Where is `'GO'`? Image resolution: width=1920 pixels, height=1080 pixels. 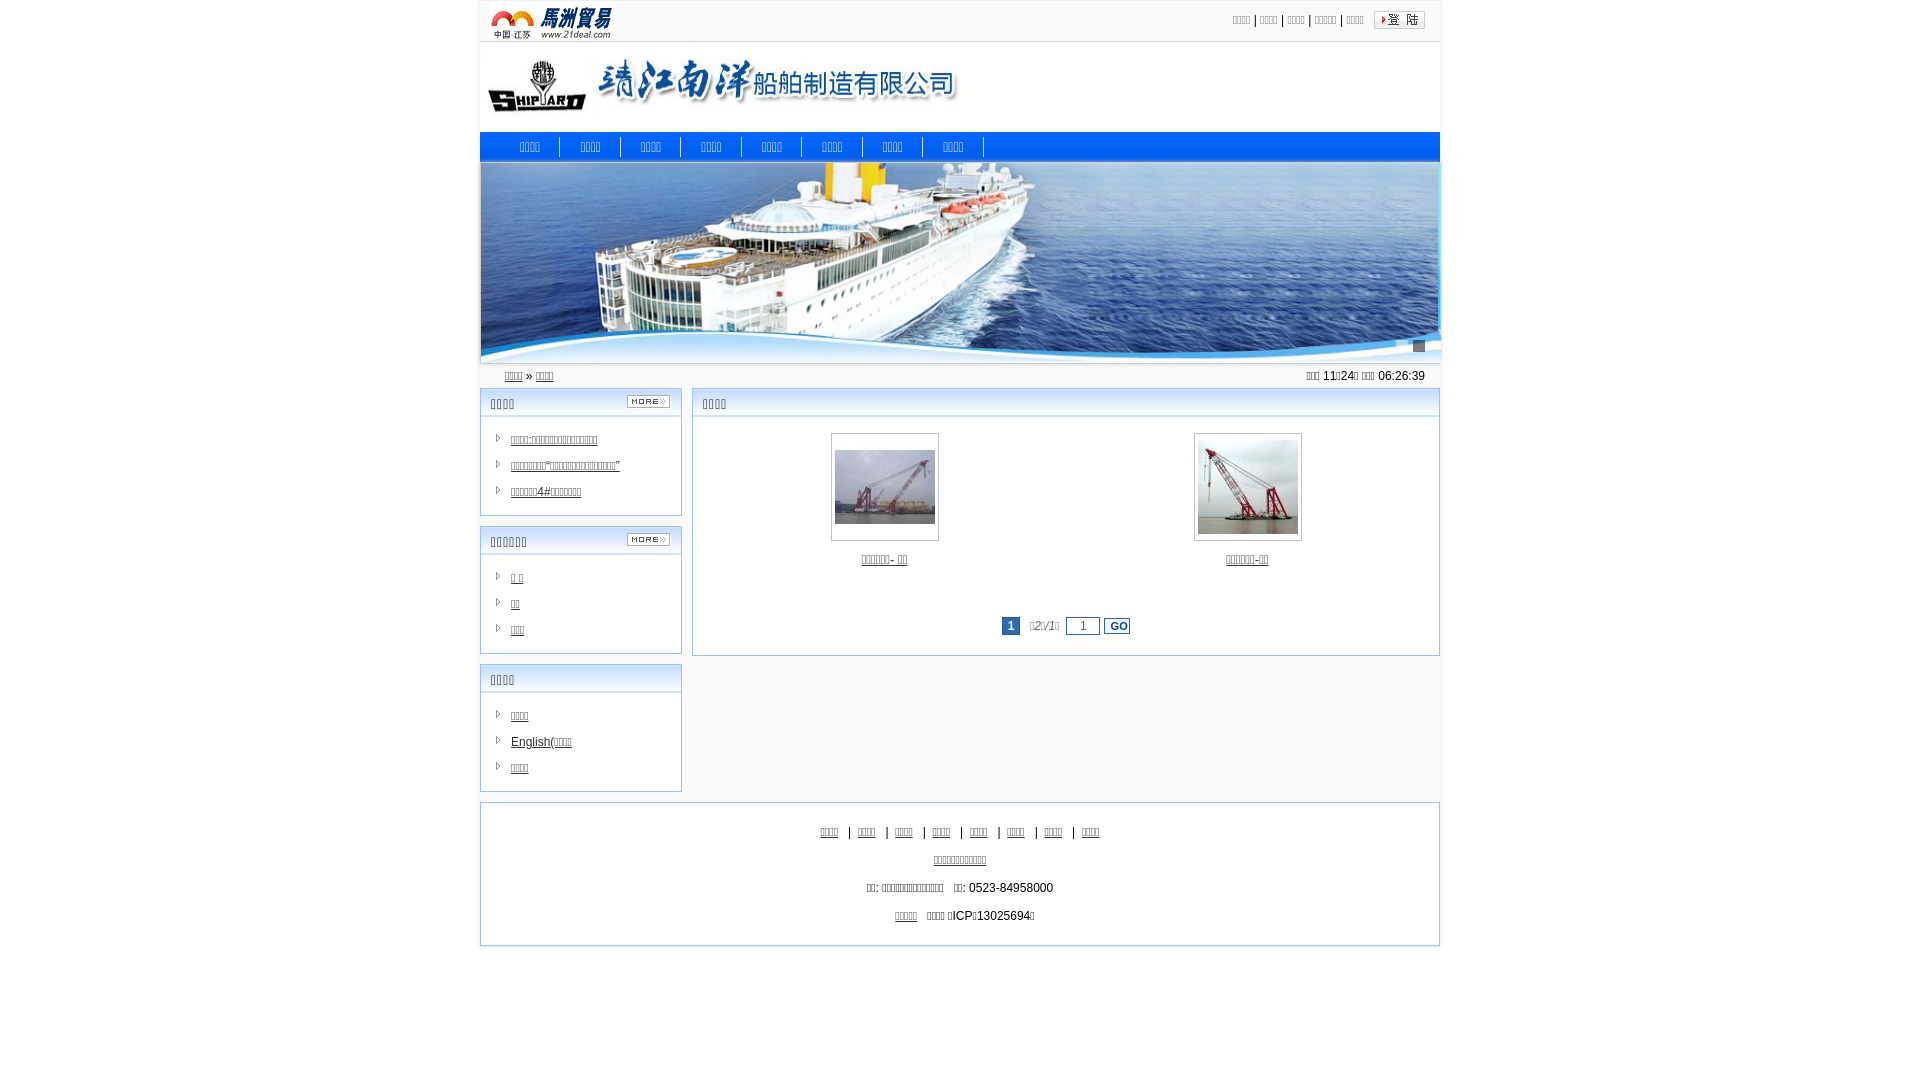
'GO' is located at coordinates (1103, 624).